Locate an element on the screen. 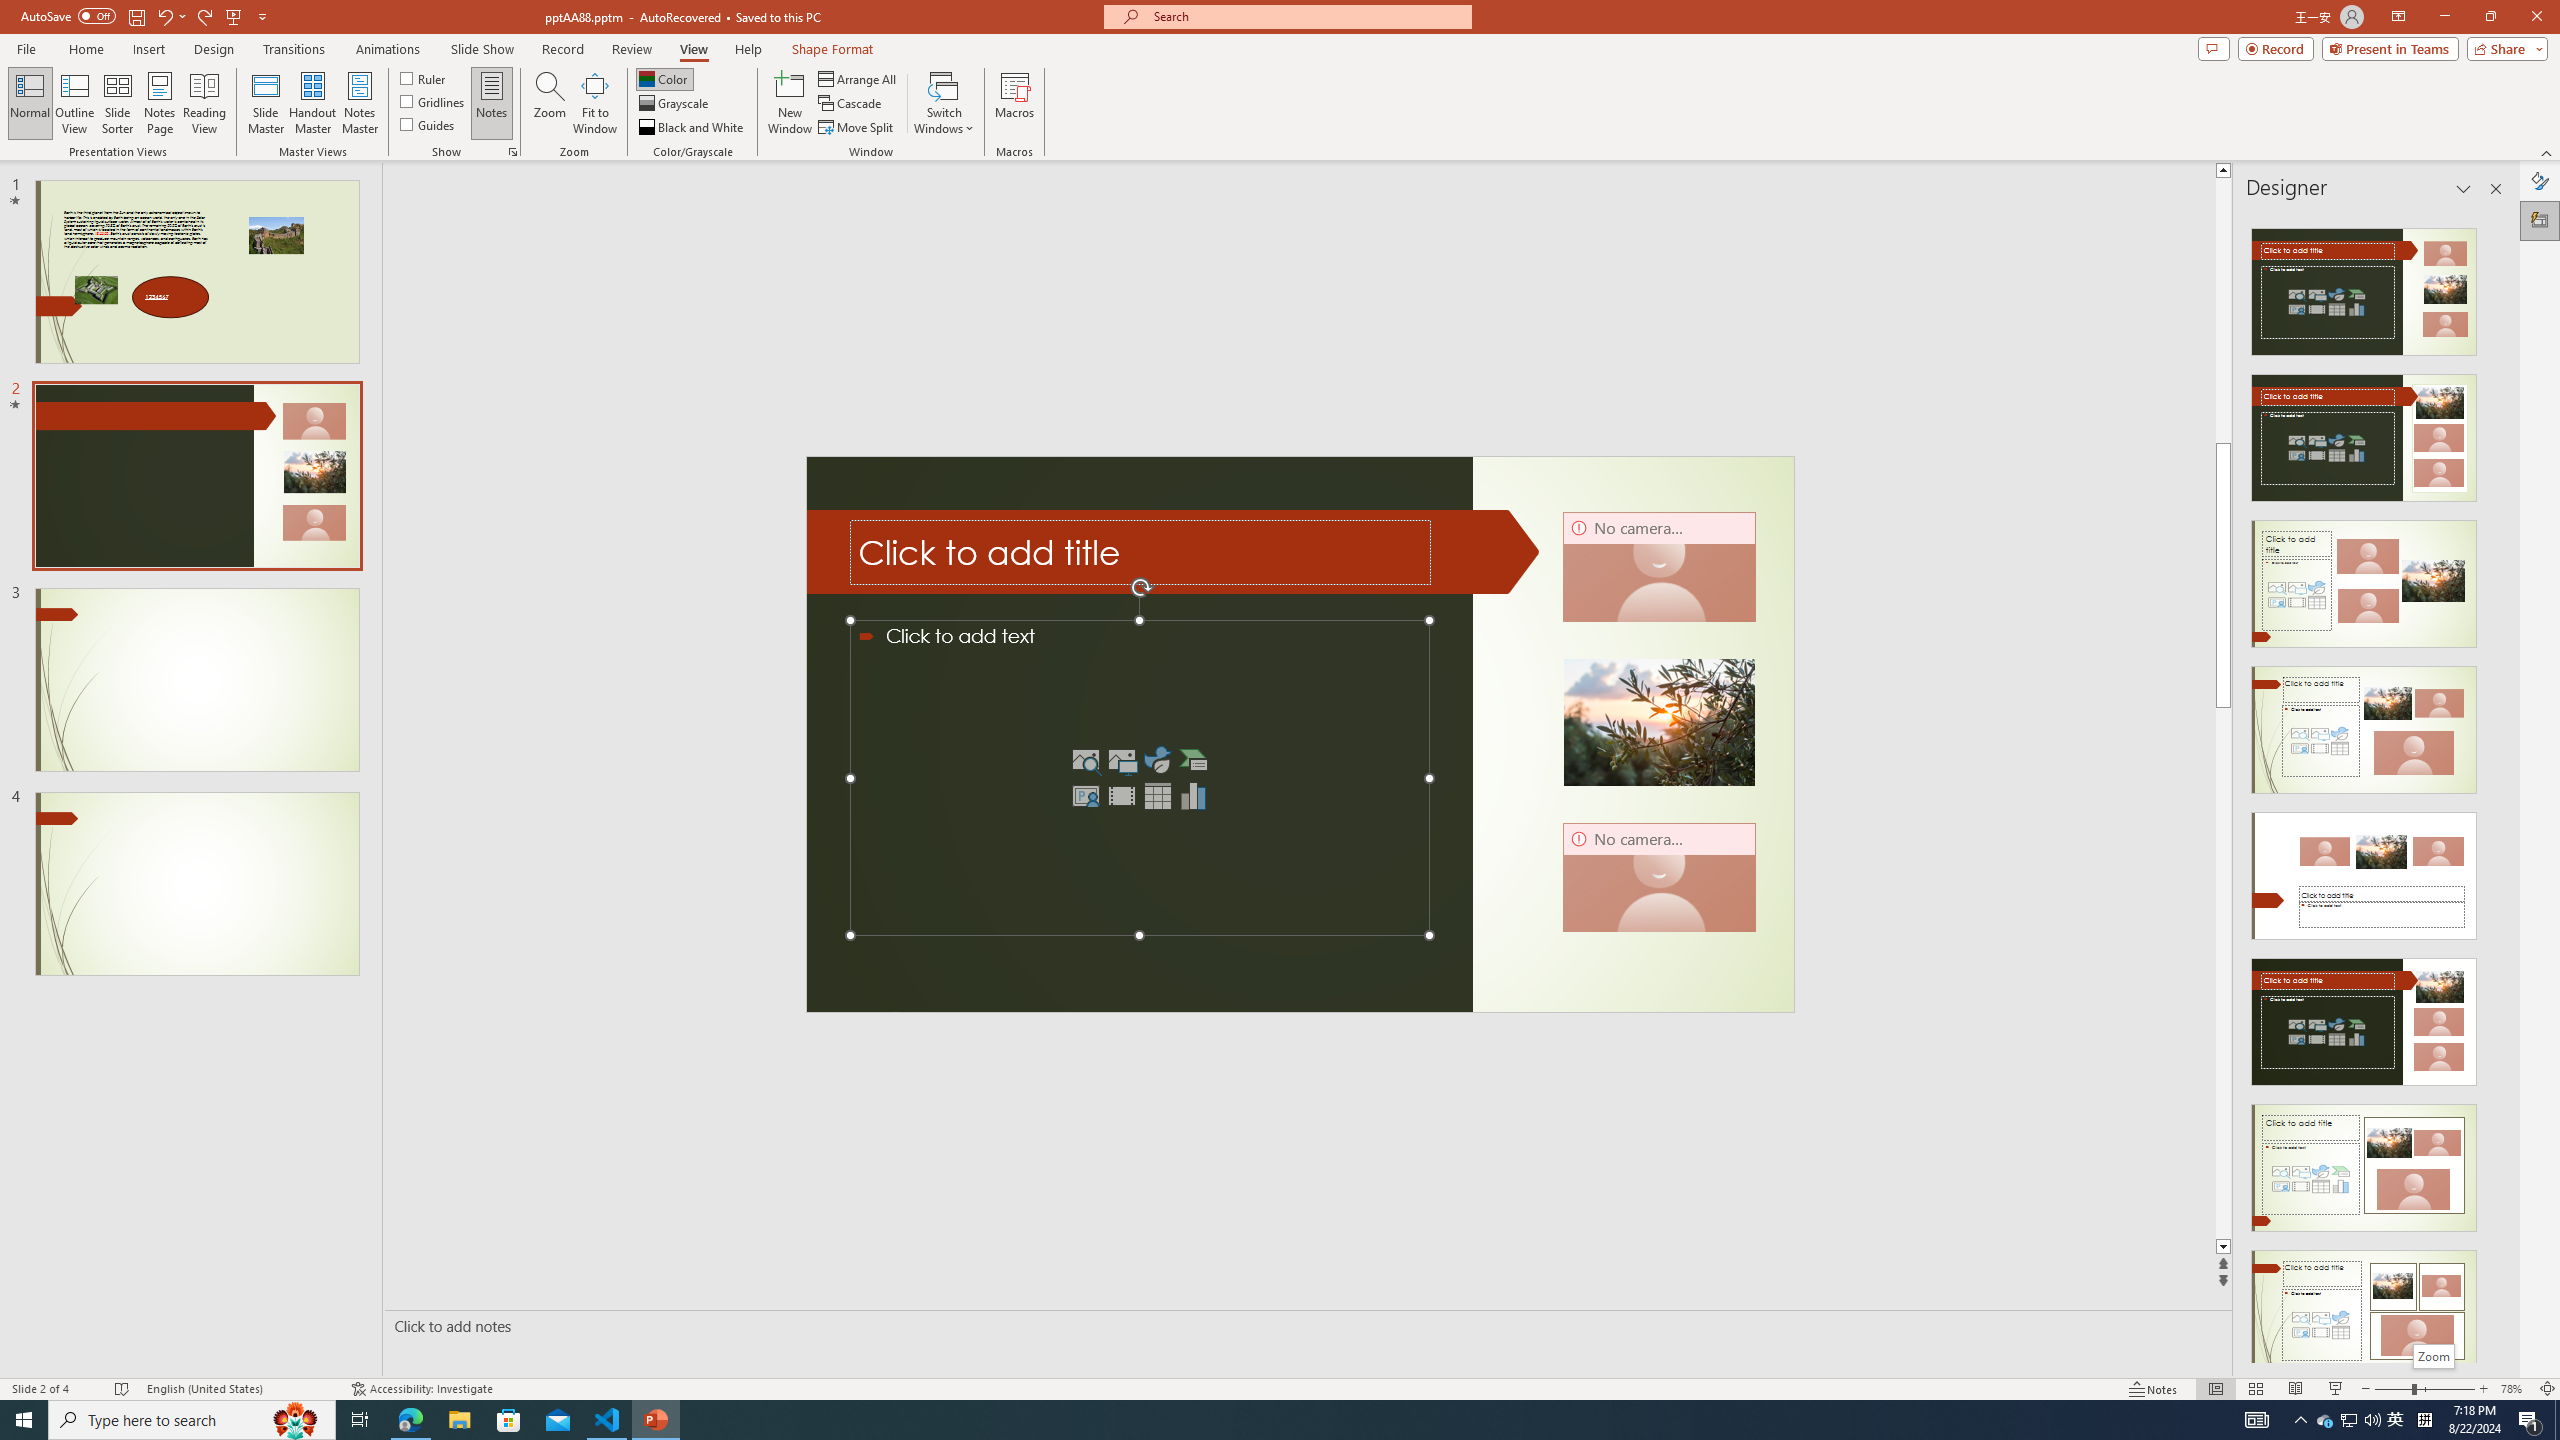 The width and height of the screenshot is (2560, 1440). 'Format Background' is located at coordinates (2539, 180).